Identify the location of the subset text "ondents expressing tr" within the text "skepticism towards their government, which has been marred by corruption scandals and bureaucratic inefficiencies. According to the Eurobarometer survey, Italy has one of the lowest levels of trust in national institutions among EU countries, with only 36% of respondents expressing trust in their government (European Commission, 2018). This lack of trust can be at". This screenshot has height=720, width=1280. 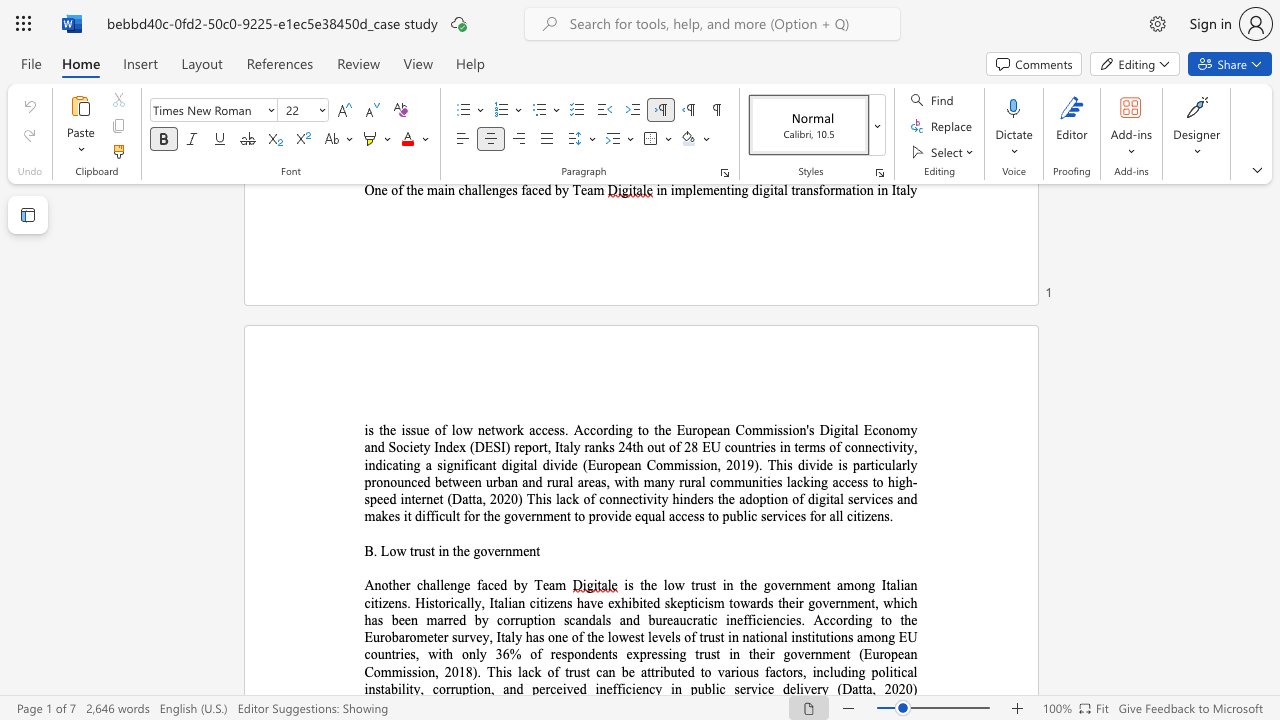
(573, 654).